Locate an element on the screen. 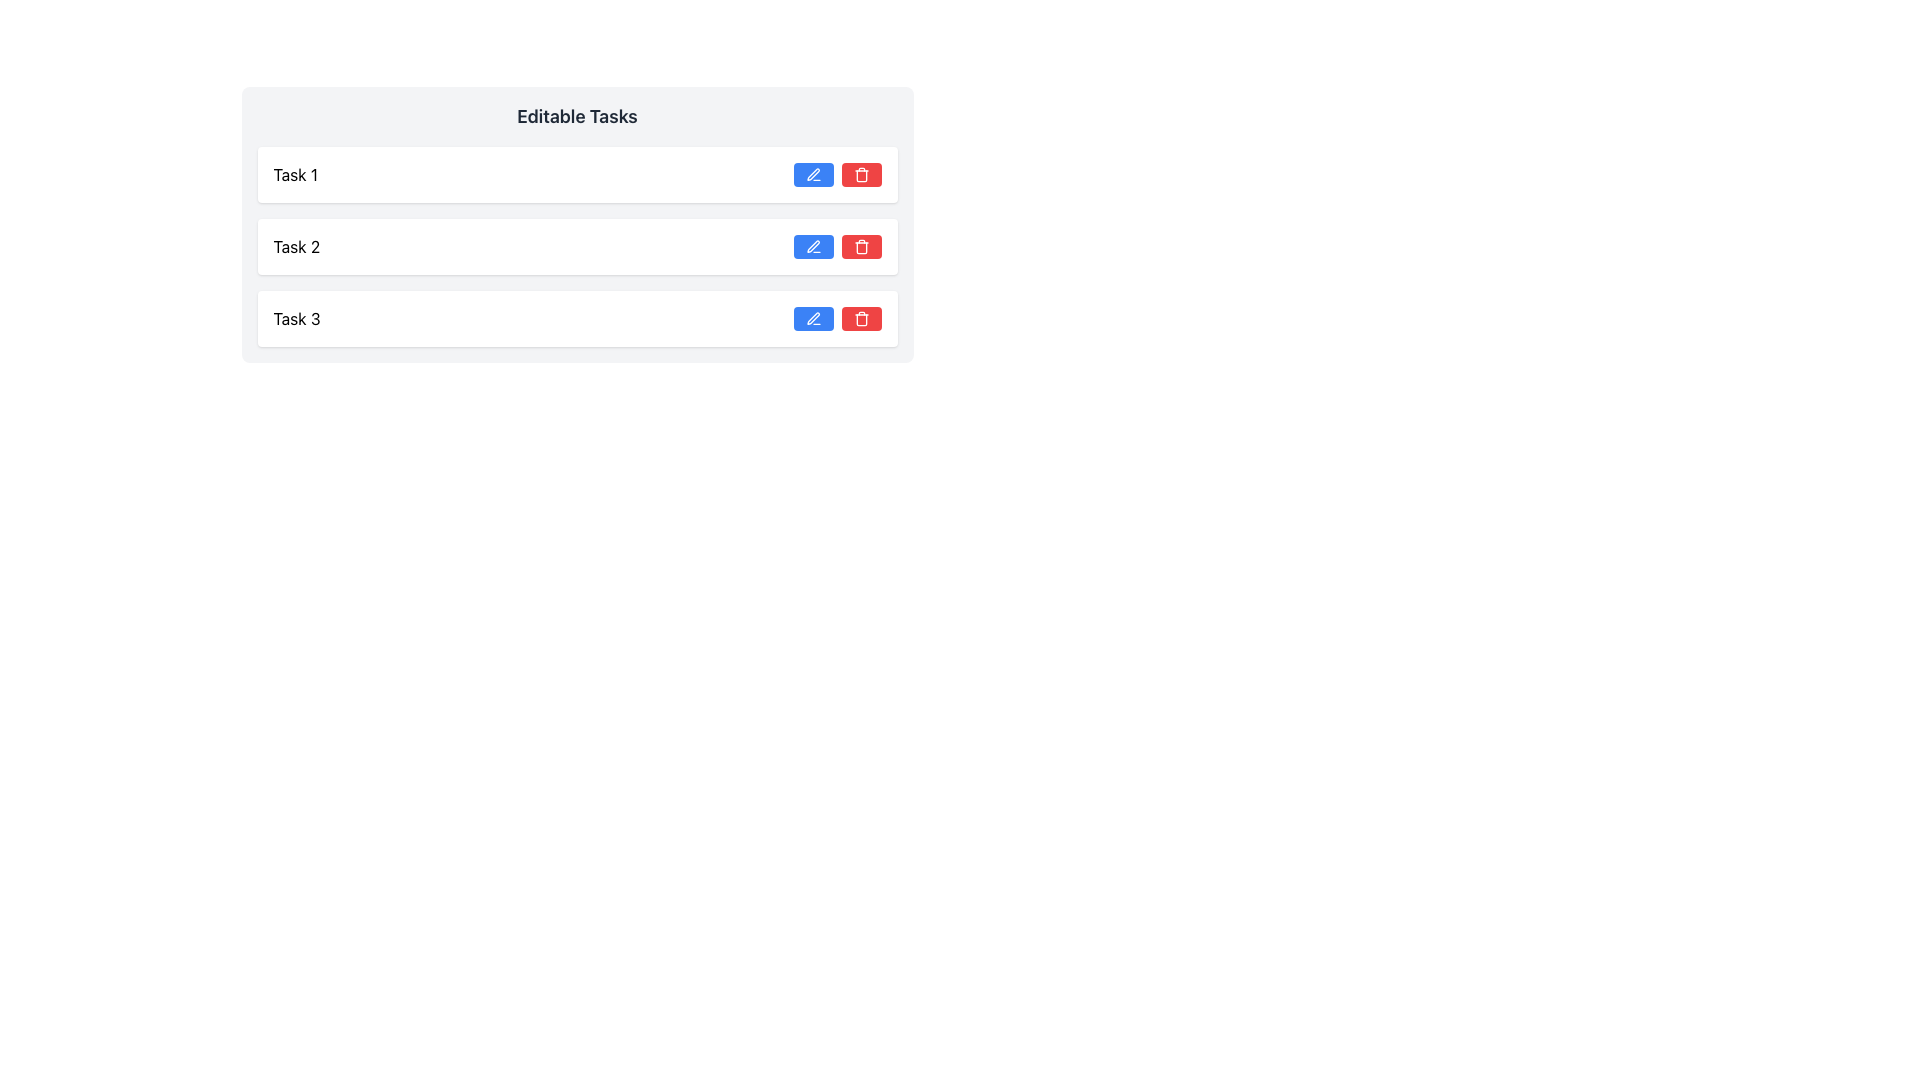 The image size is (1920, 1080). the delete button located to the right of the blue edit button in the task row is located at coordinates (861, 245).